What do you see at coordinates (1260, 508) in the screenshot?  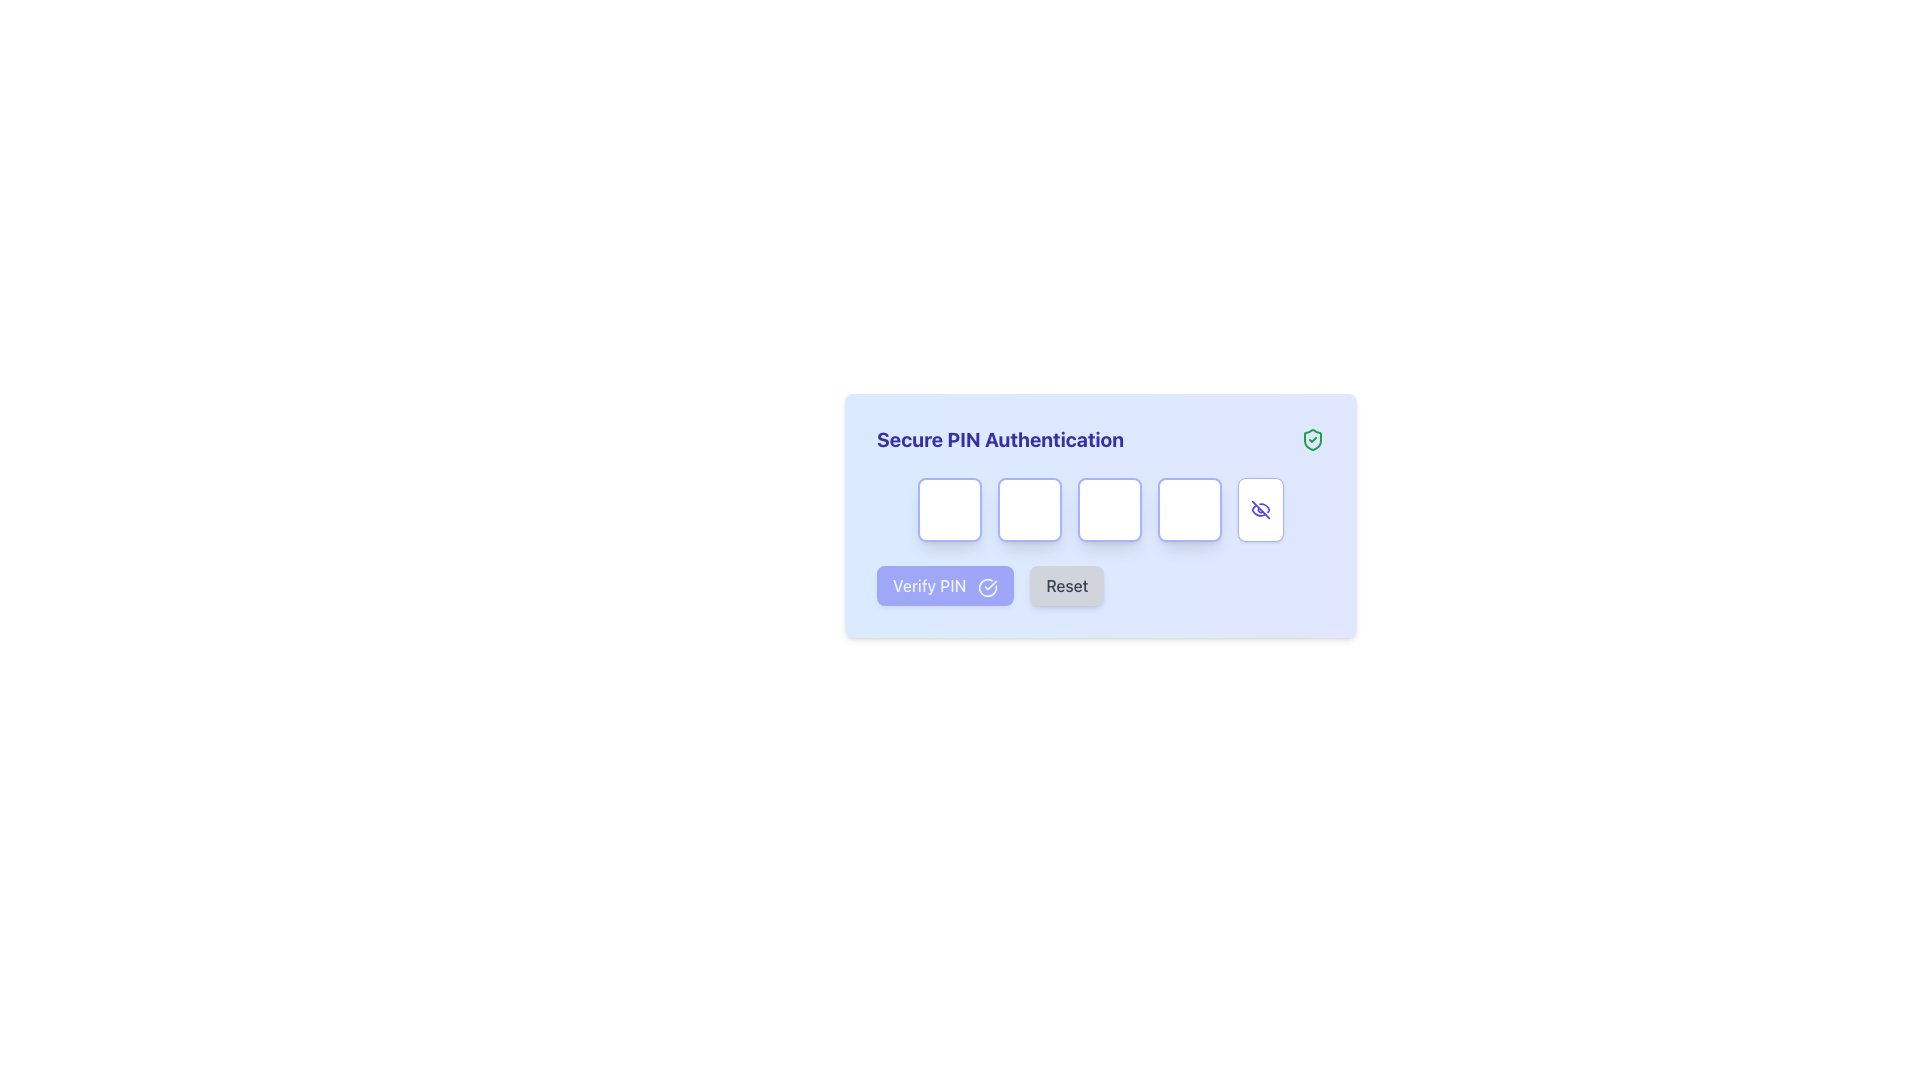 I see `the eye-slash icon in the bottom-right section of the main interface` at bounding box center [1260, 508].